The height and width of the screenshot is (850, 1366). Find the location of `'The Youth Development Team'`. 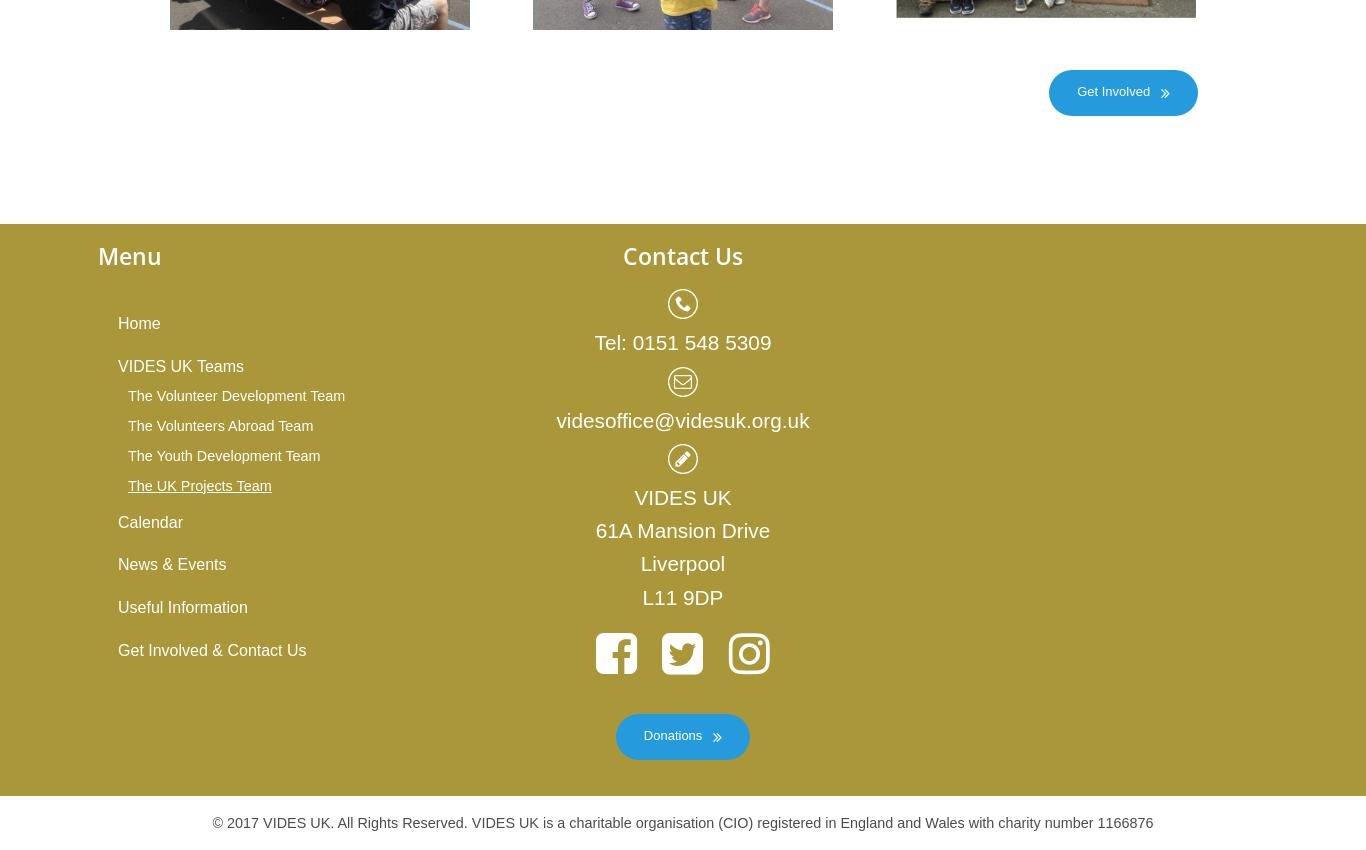

'The Youth Development Team' is located at coordinates (223, 454).